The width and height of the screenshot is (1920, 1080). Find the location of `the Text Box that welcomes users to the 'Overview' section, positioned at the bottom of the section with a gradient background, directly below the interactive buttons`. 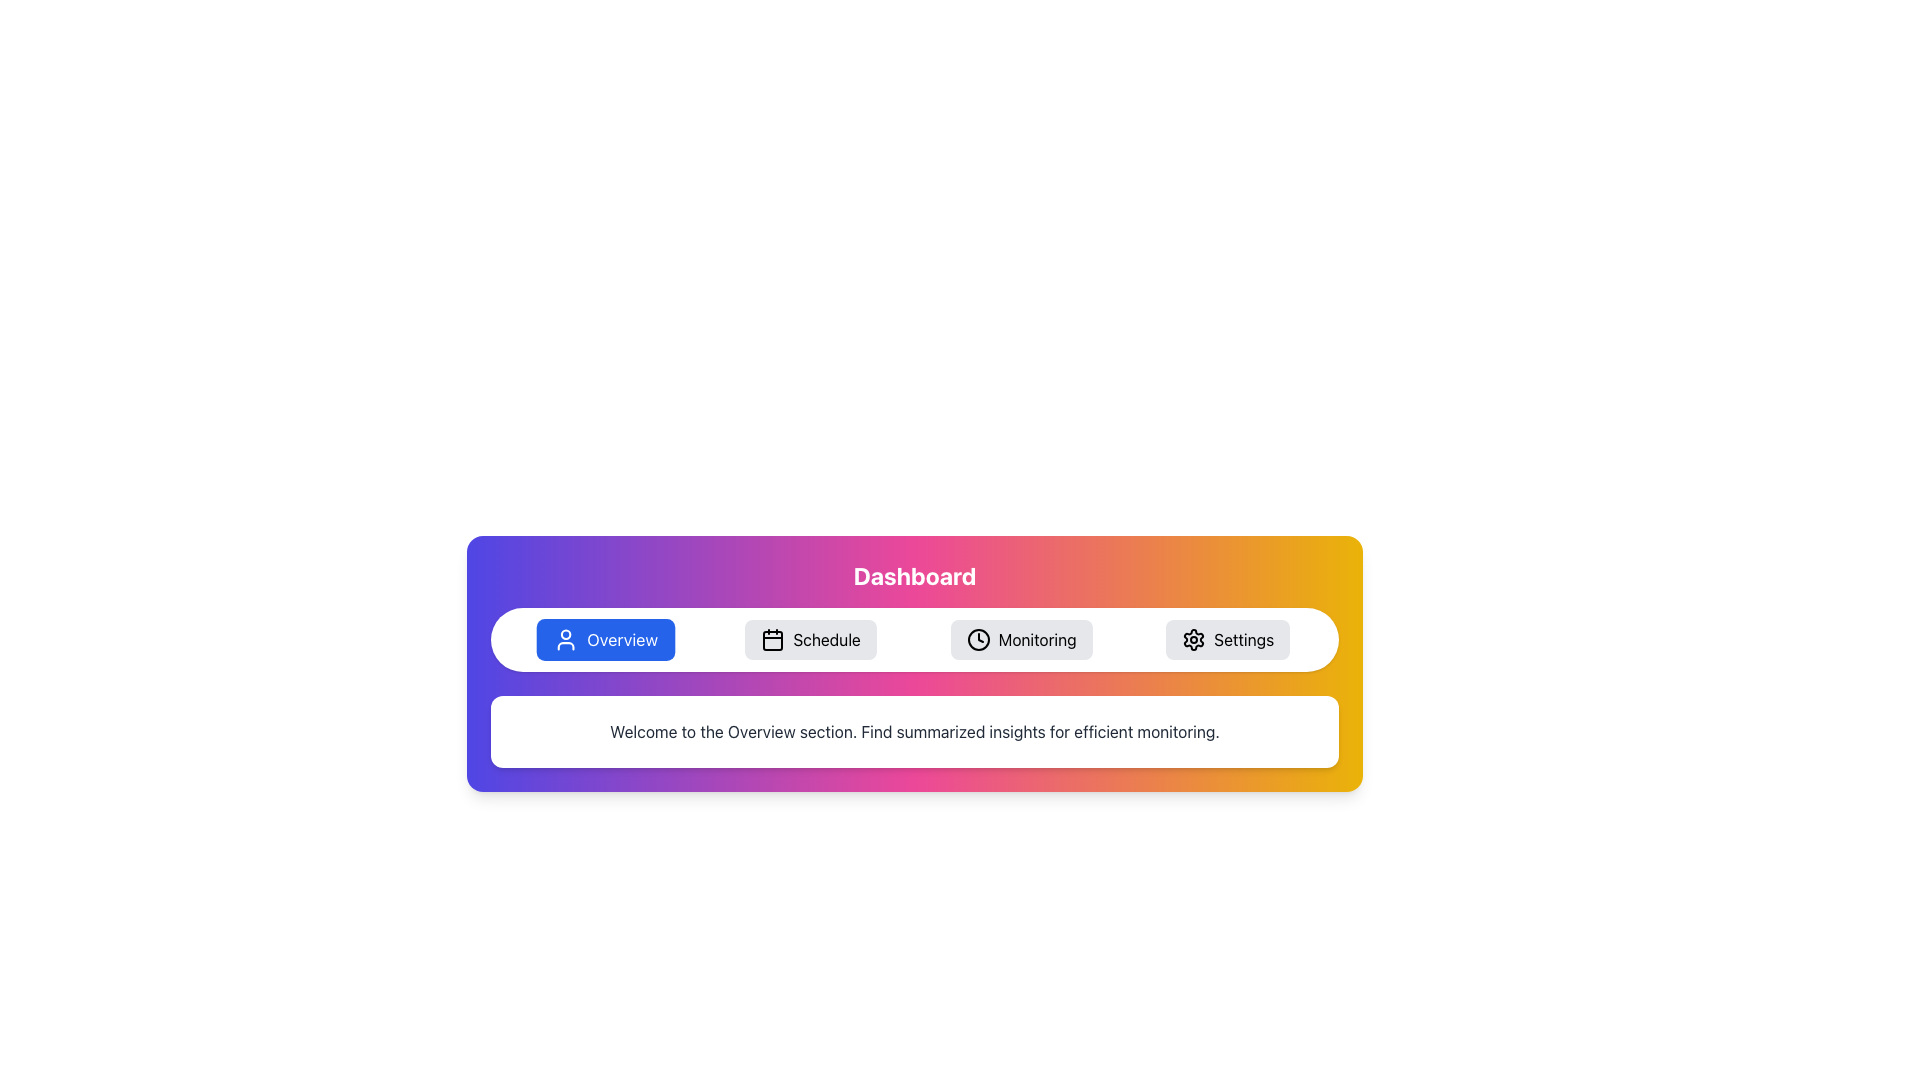

the Text Box that welcomes users to the 'Overview' section, positioned at the bottom of the section with a gradient background, directly below the interactive buttons is located at coordinates (914, 732).